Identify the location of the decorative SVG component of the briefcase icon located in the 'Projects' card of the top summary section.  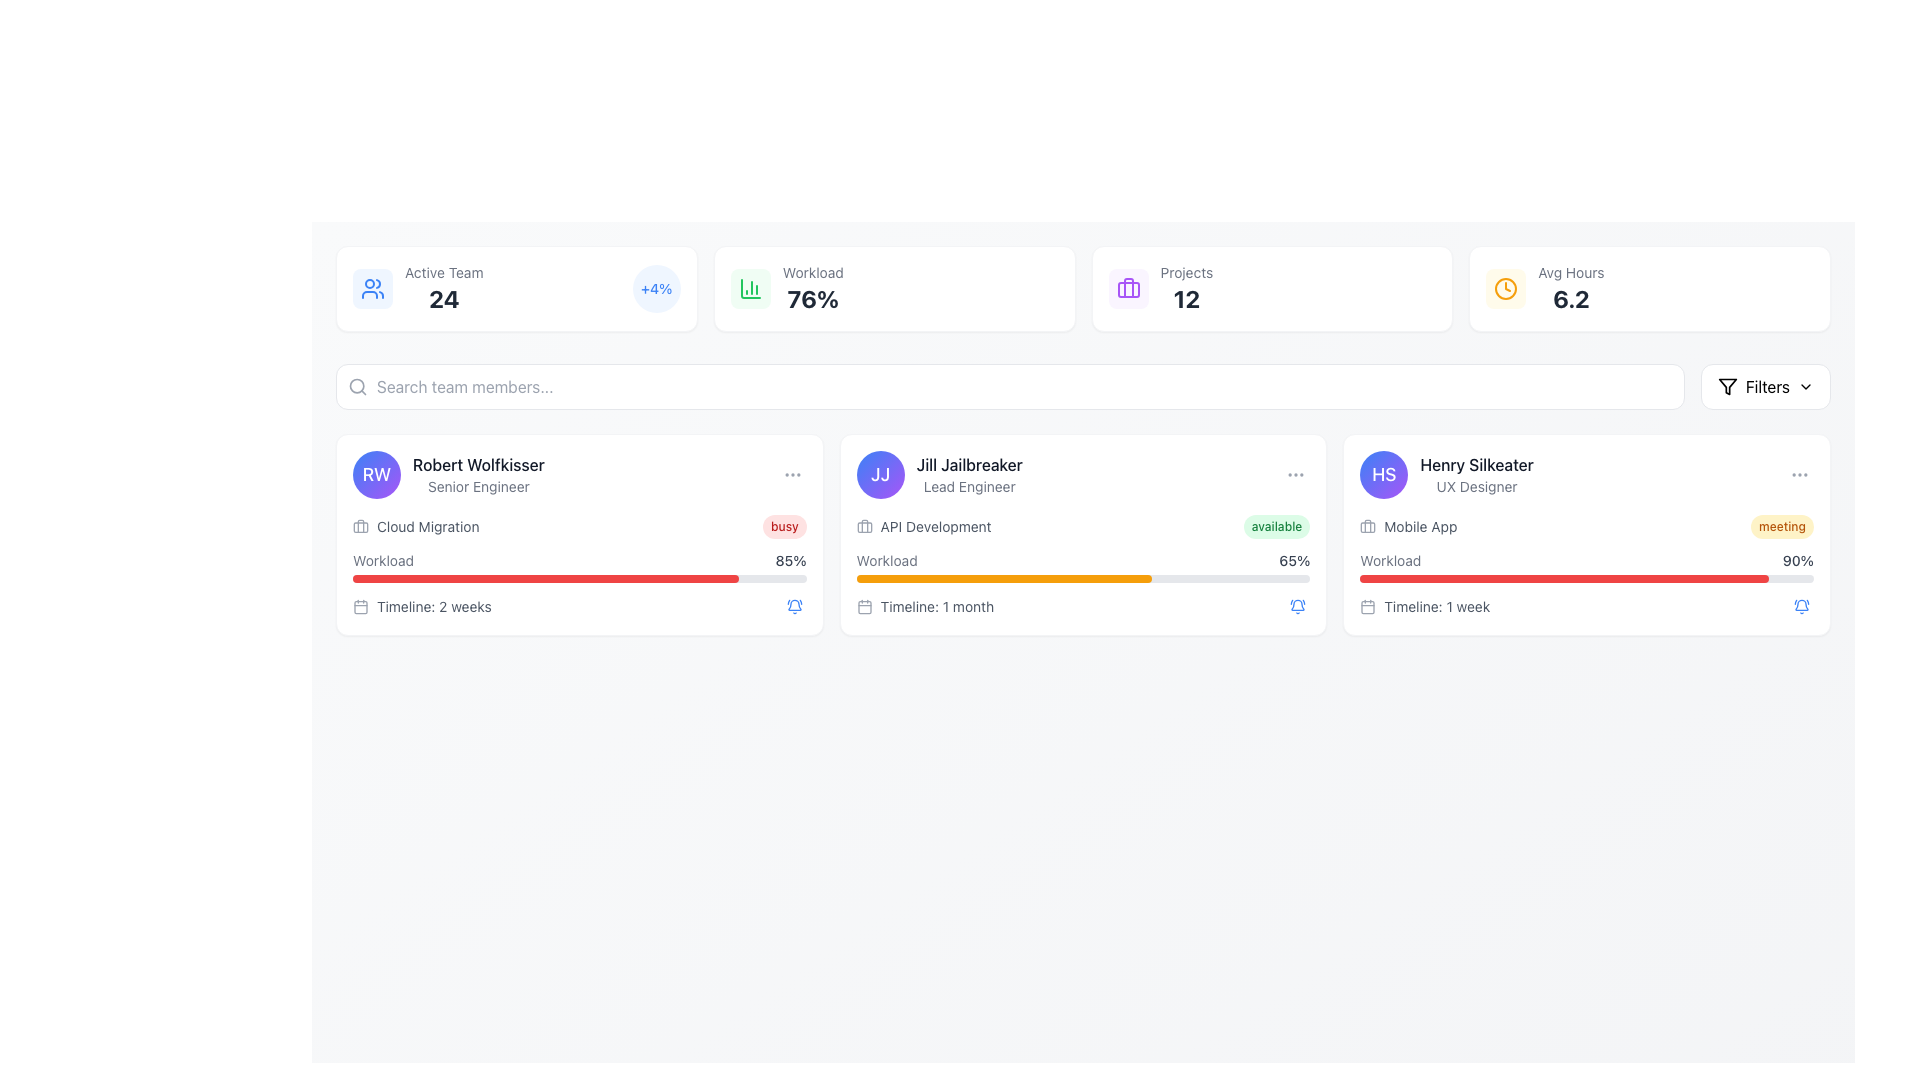
(1128, 289).